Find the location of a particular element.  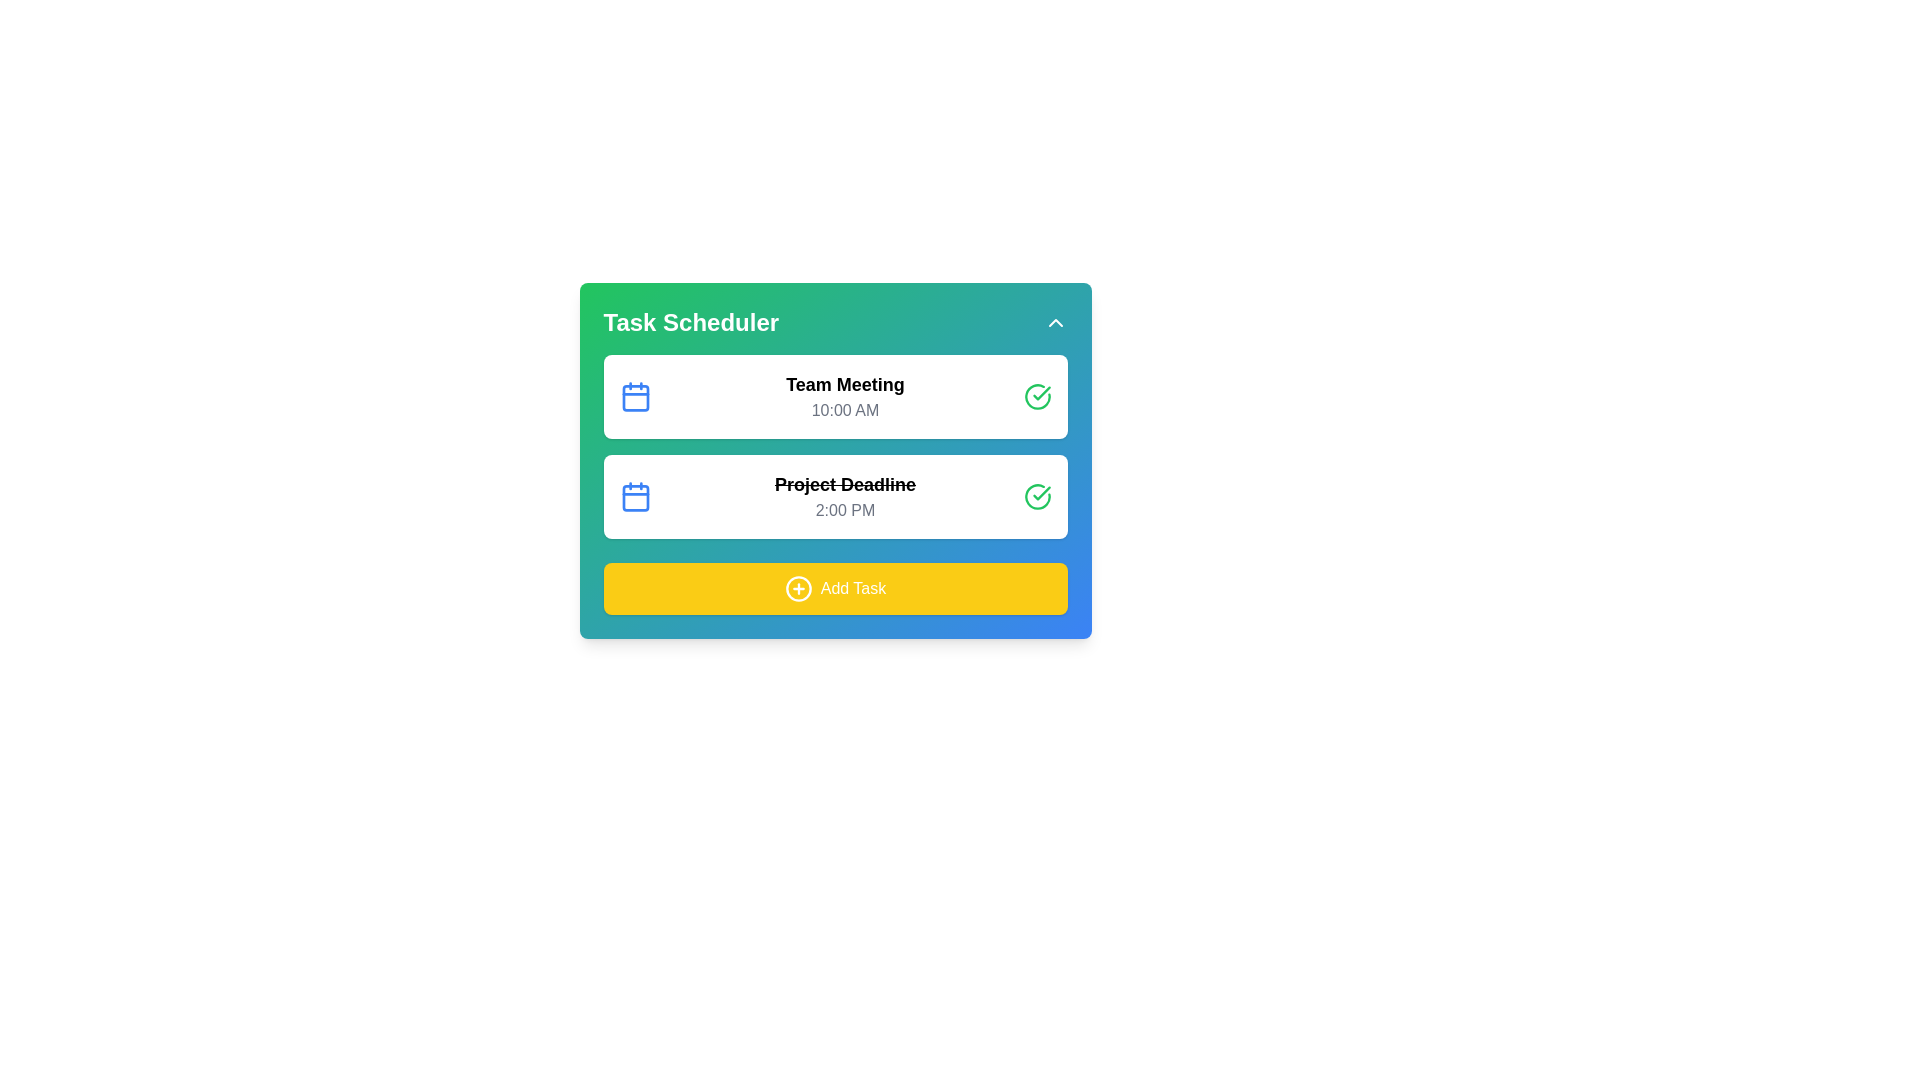

the SVG rectangle representing the calendar icon in the 'Project Deadline' section, located on the left side of the task title is located at coordinates (634, 497).